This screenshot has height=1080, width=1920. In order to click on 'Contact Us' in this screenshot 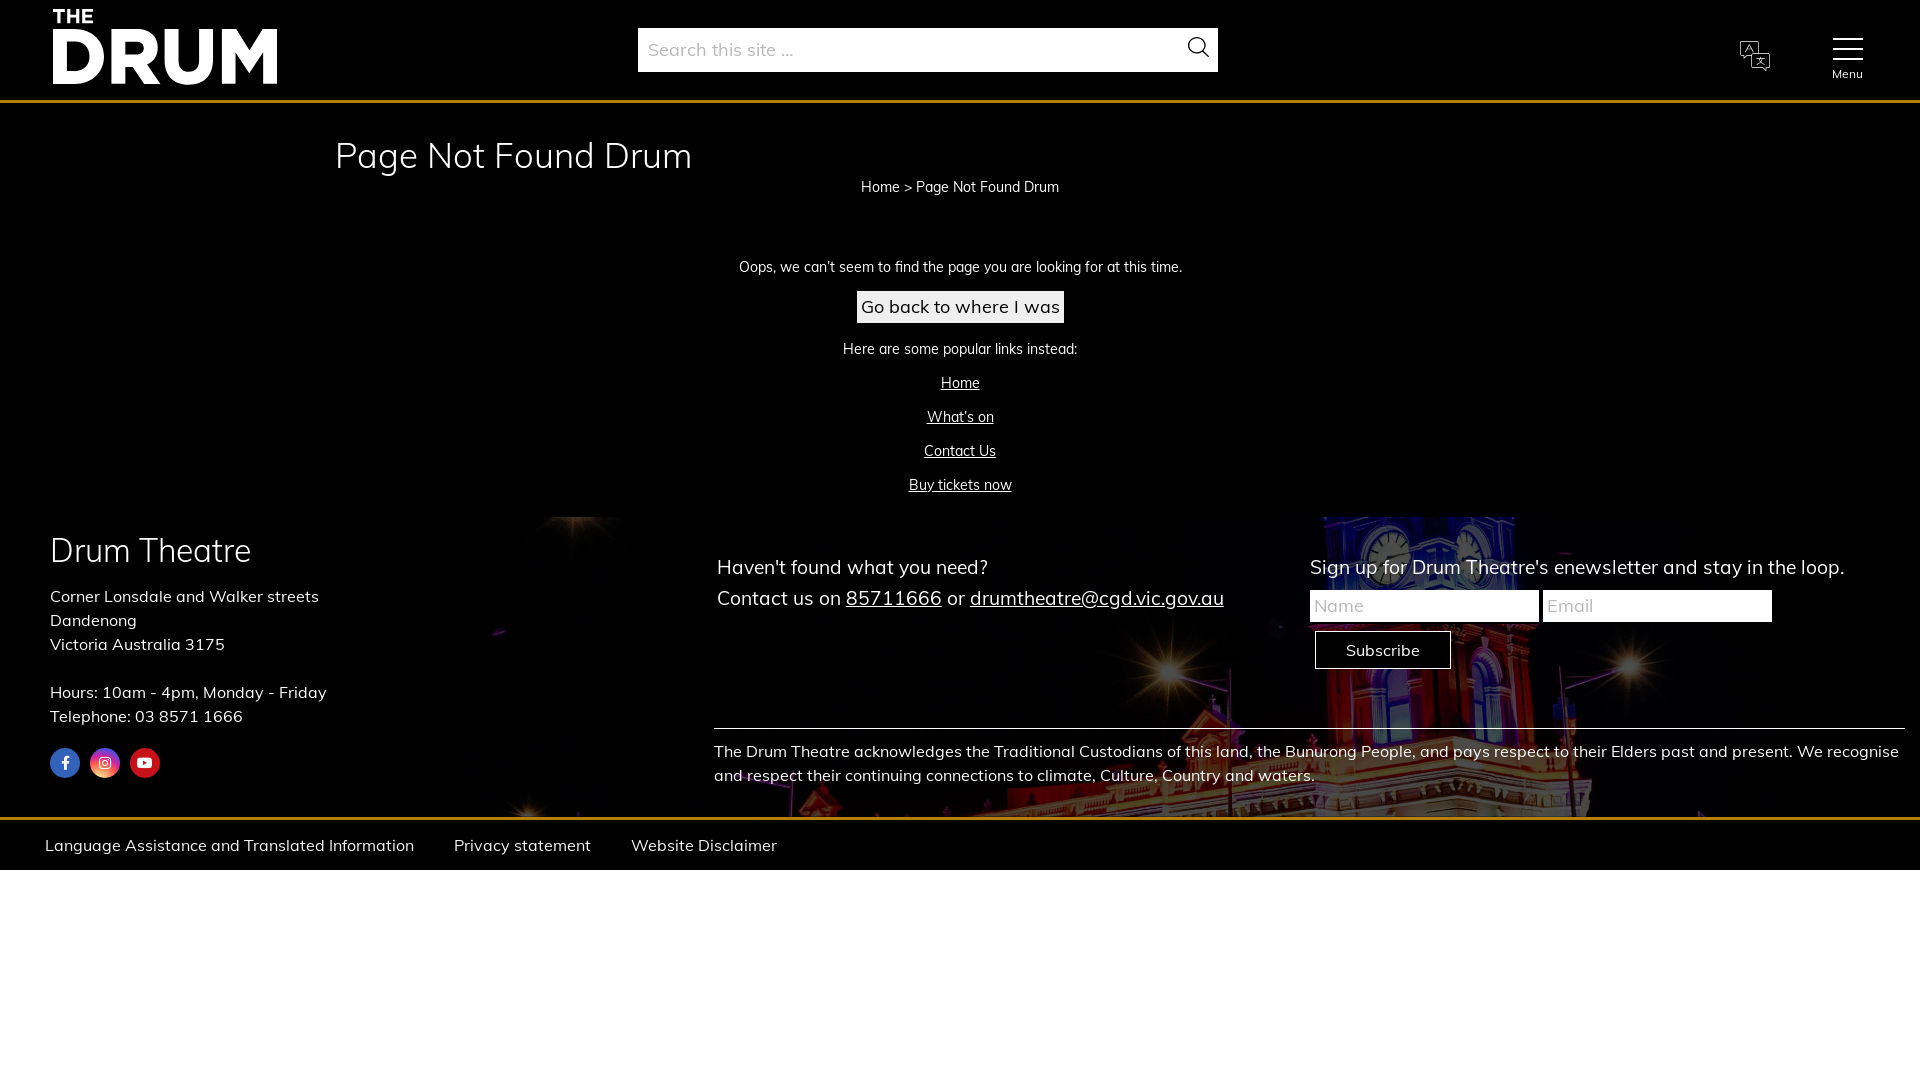, I will do `click(960, 451)`.